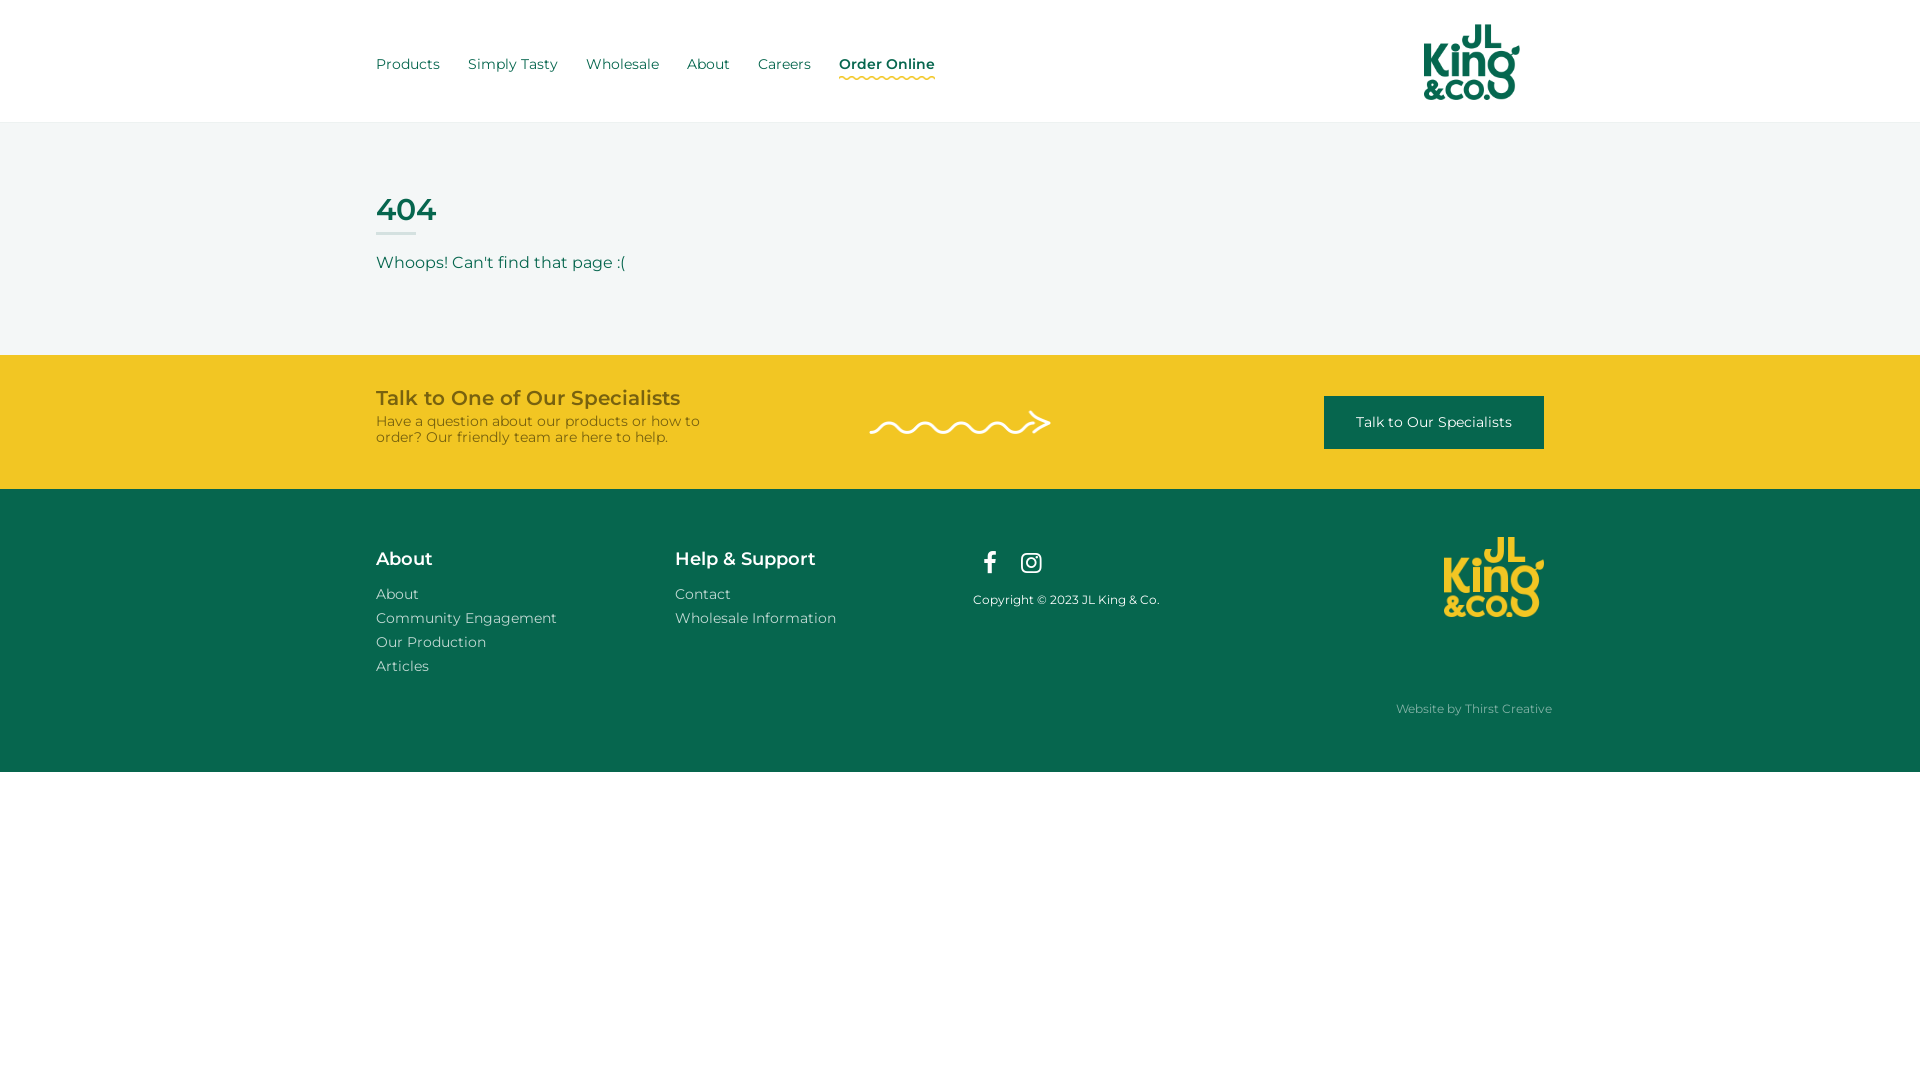 The image size is (1920, 1080). Describe the element at coordinates (783, 63) in the screenshot. I see `'Careers'` at that location.